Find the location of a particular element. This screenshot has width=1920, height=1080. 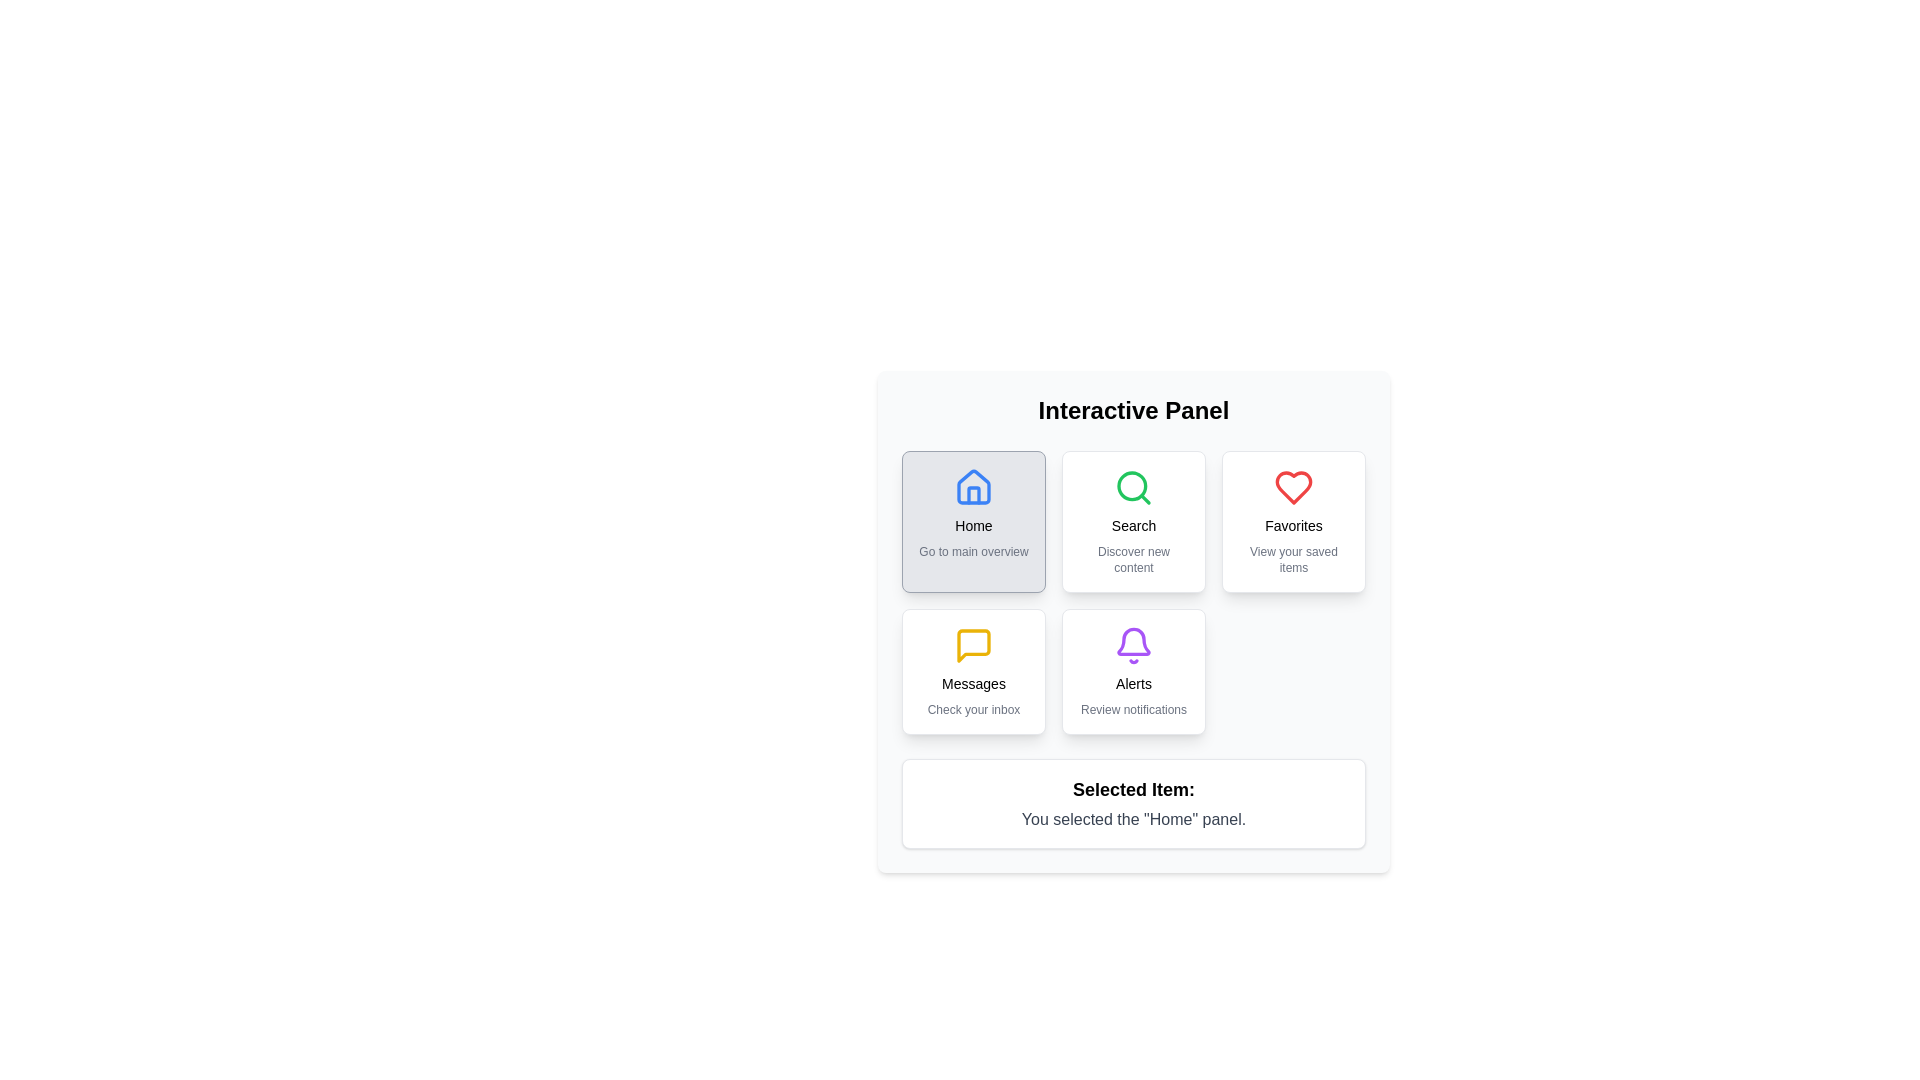

the text label that describes the card labeled 'Discover new content', located at the middle-right position within the grid of interactive items is located at coordinates (1133, 524).